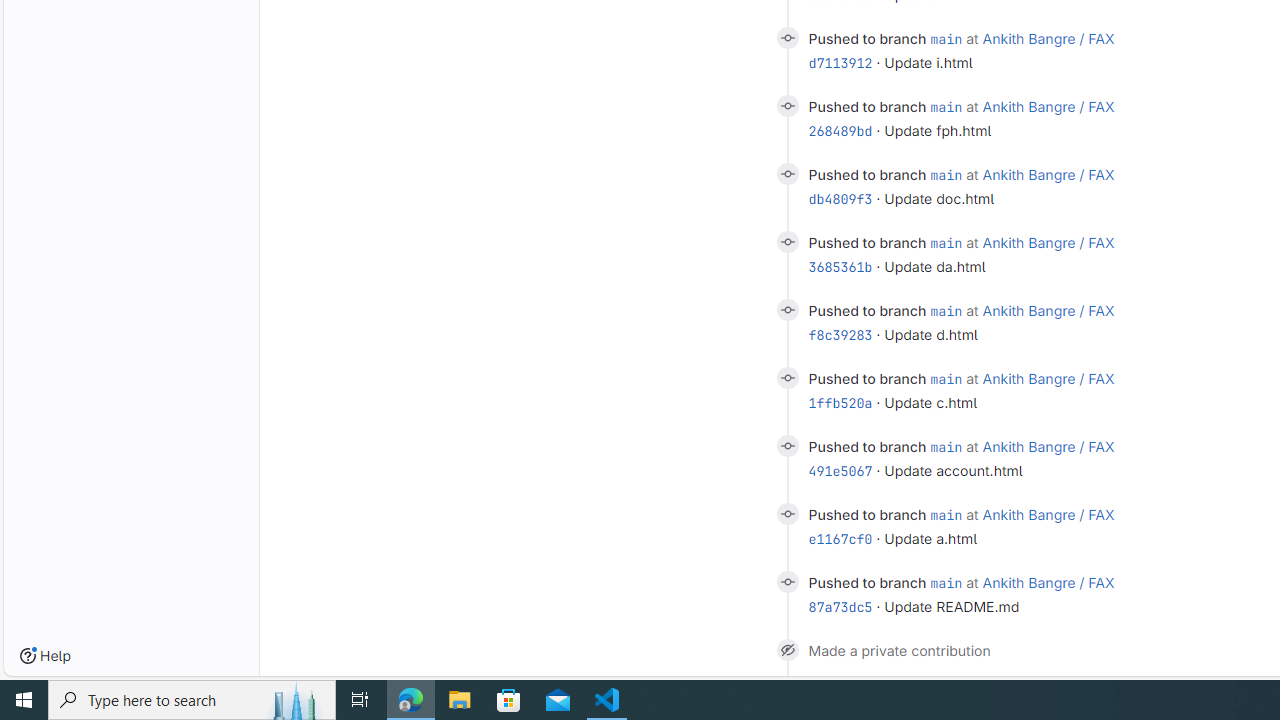  I want to click on '87a73dc5', so click(840, 606).